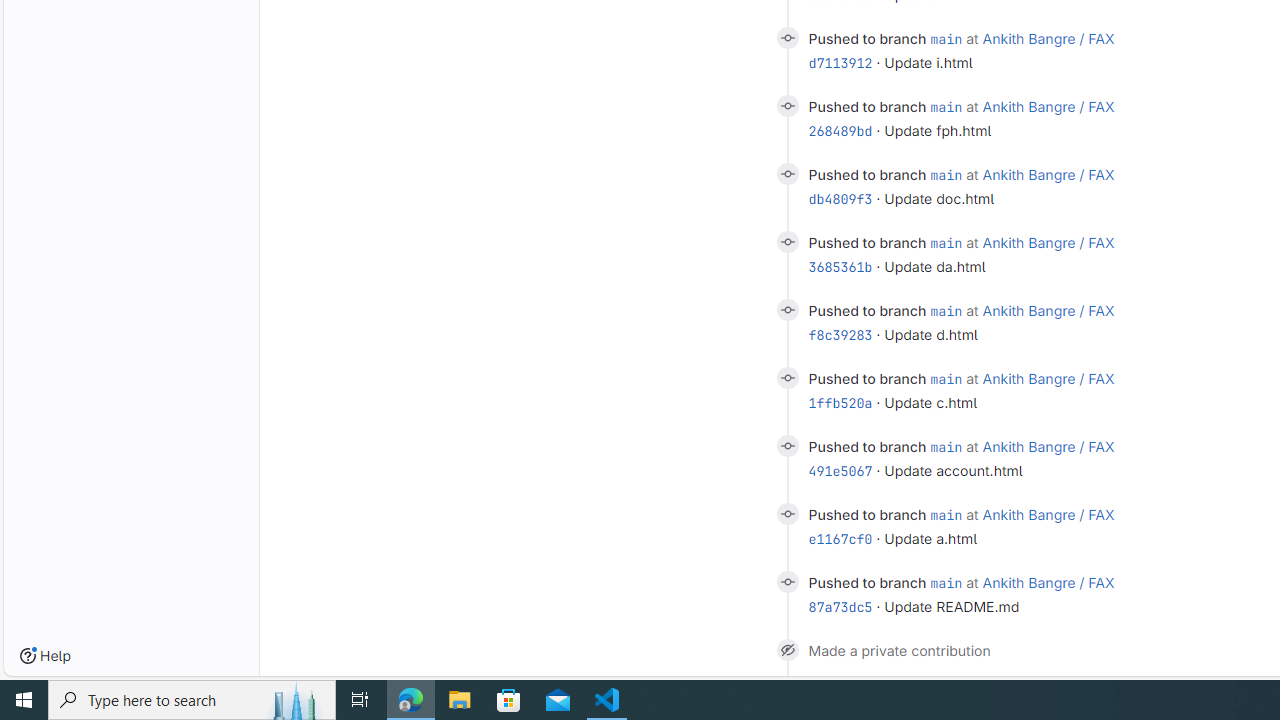  I want to click on '87a73dc5', so click(840, 606).